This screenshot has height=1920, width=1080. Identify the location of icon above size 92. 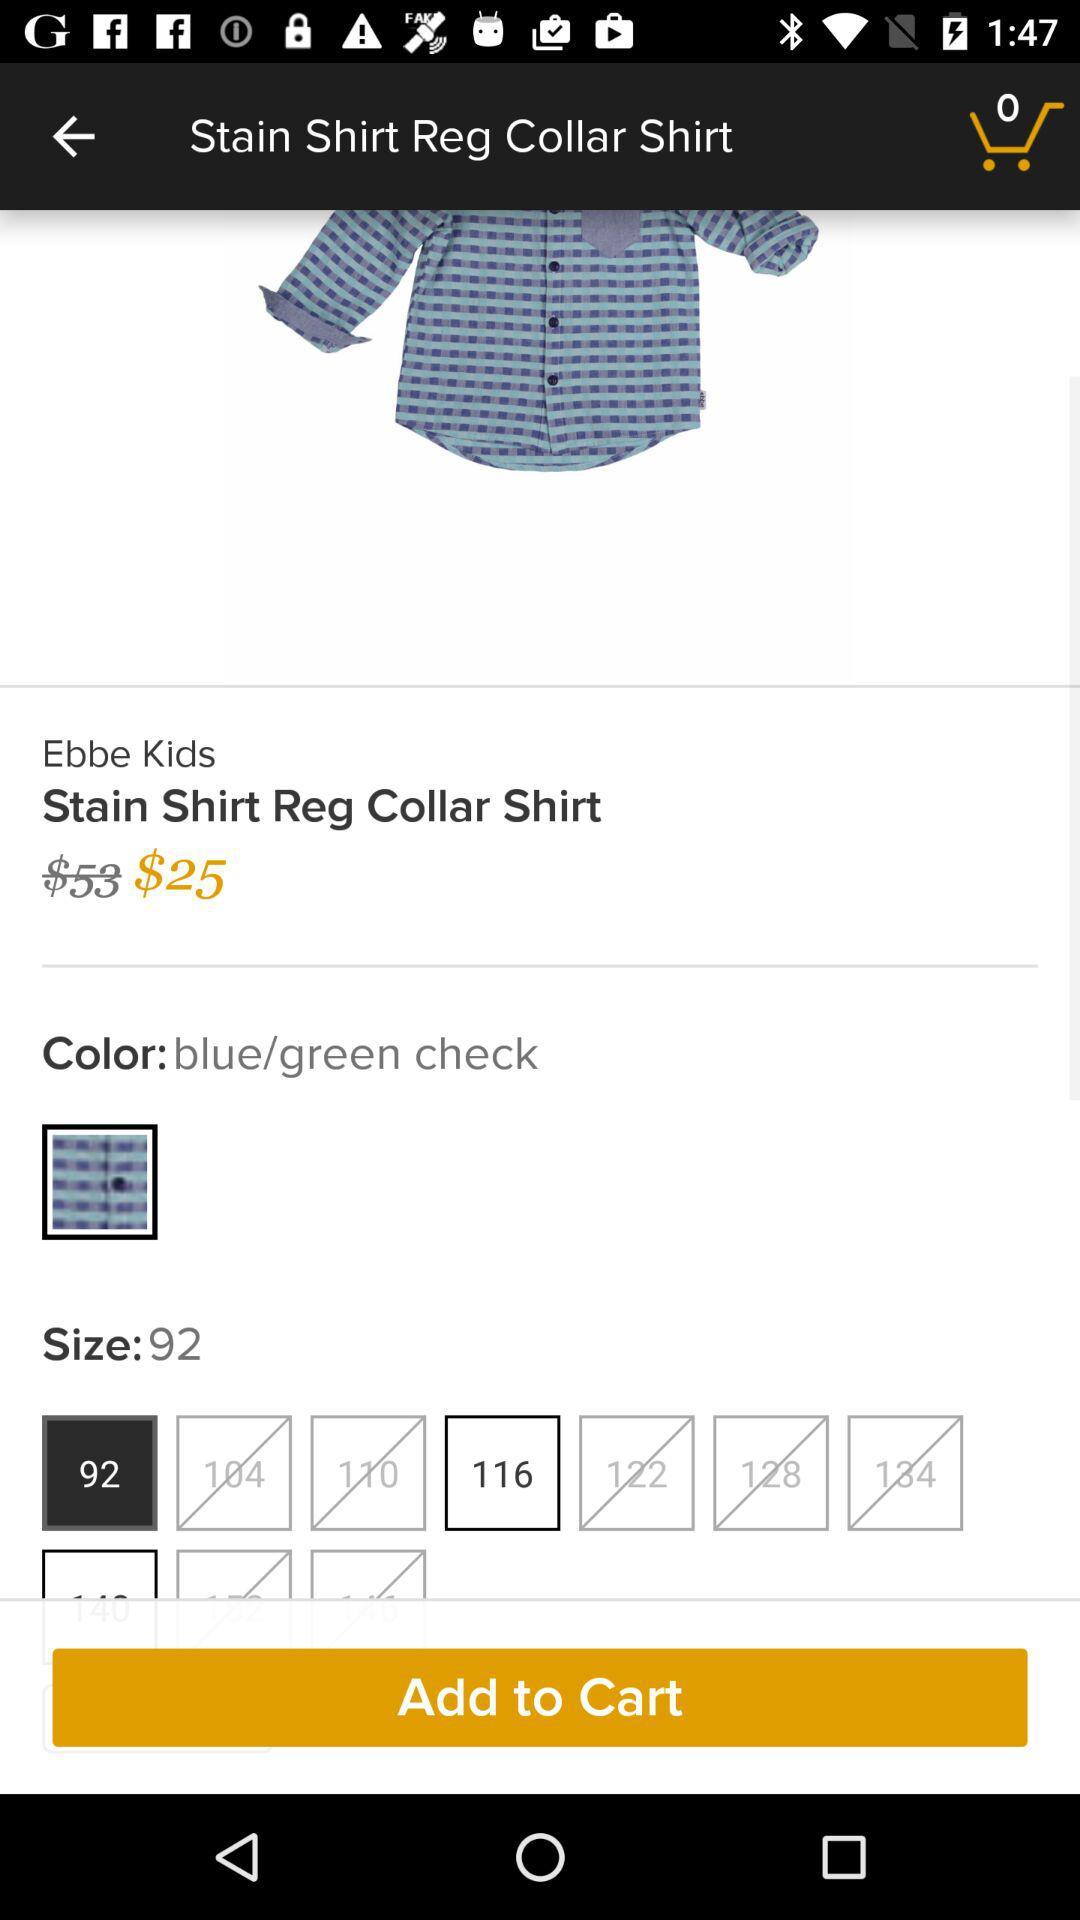
(100, 1181).